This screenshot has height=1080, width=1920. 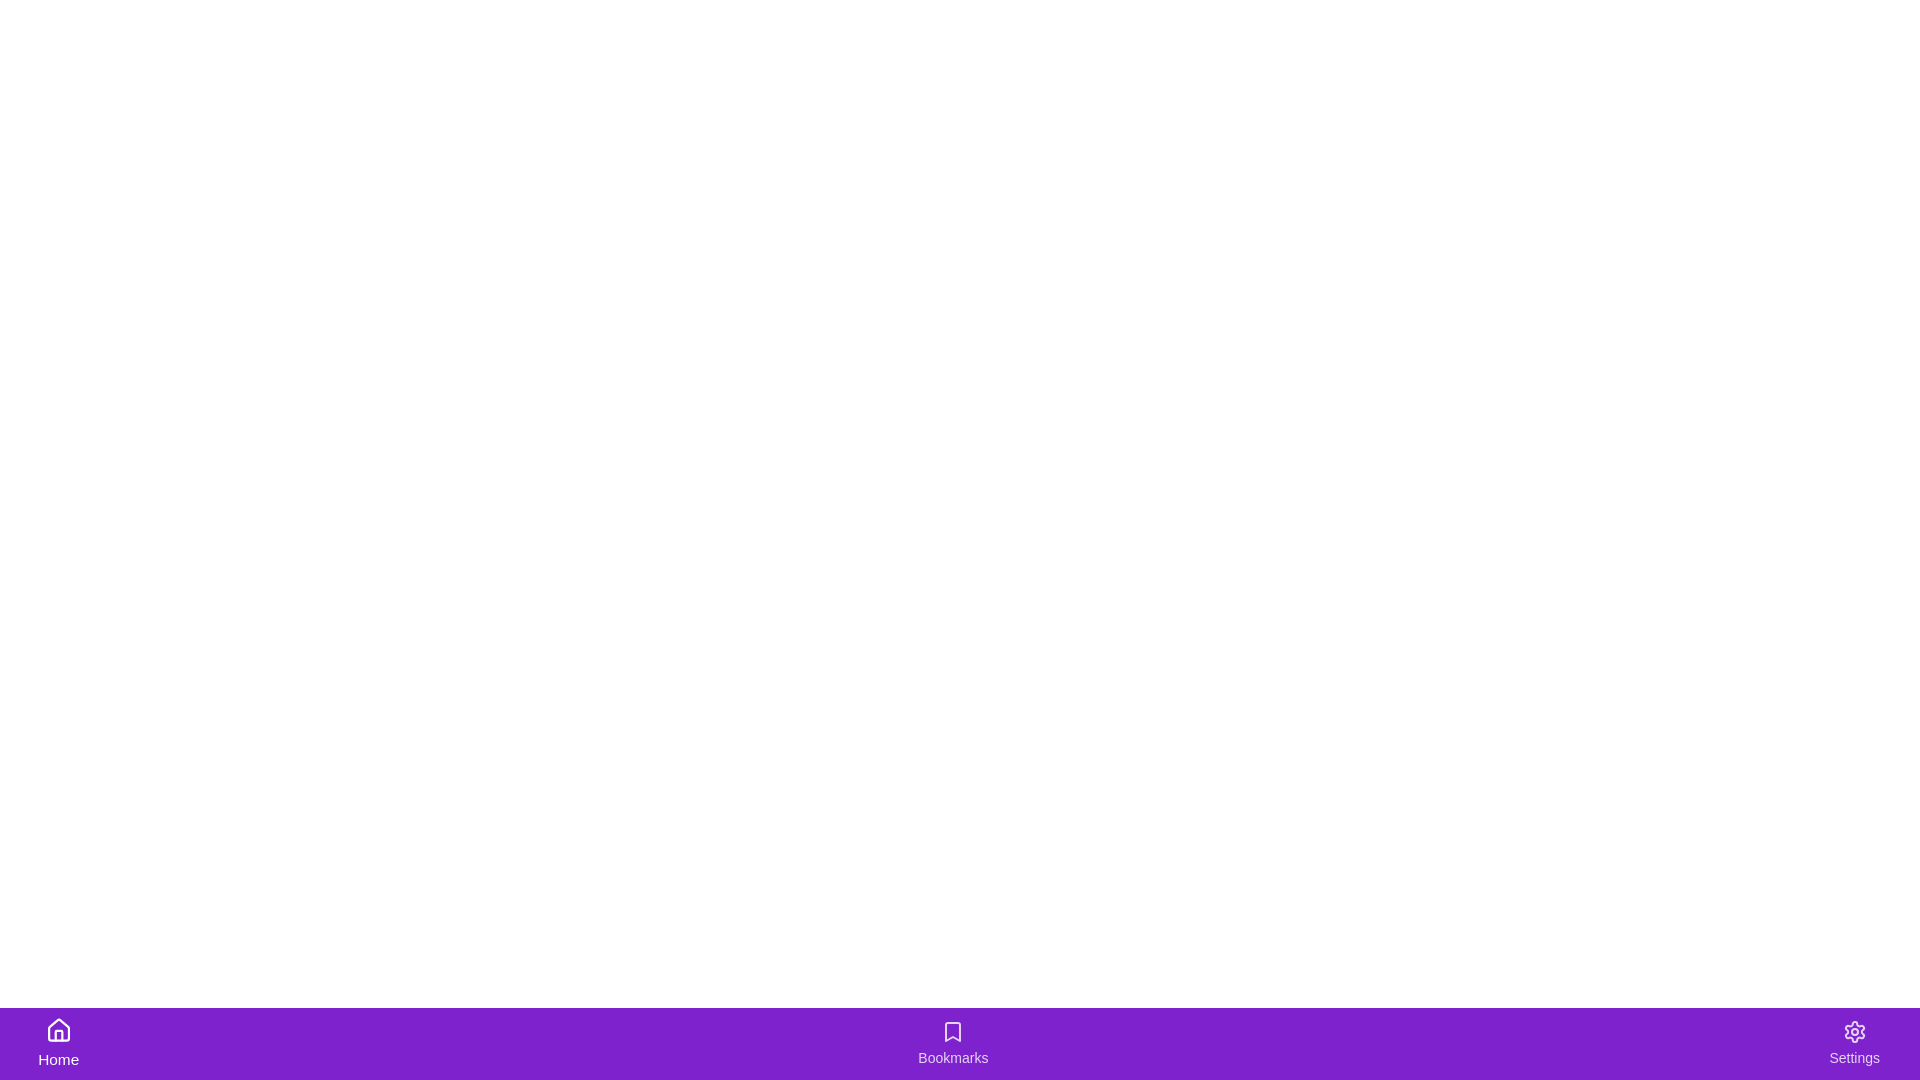 What do you see at coordinates (57, 1043) in the screenshot?
I see `the Home tab to observe its hover effects` at bounding box center [57, 1043].